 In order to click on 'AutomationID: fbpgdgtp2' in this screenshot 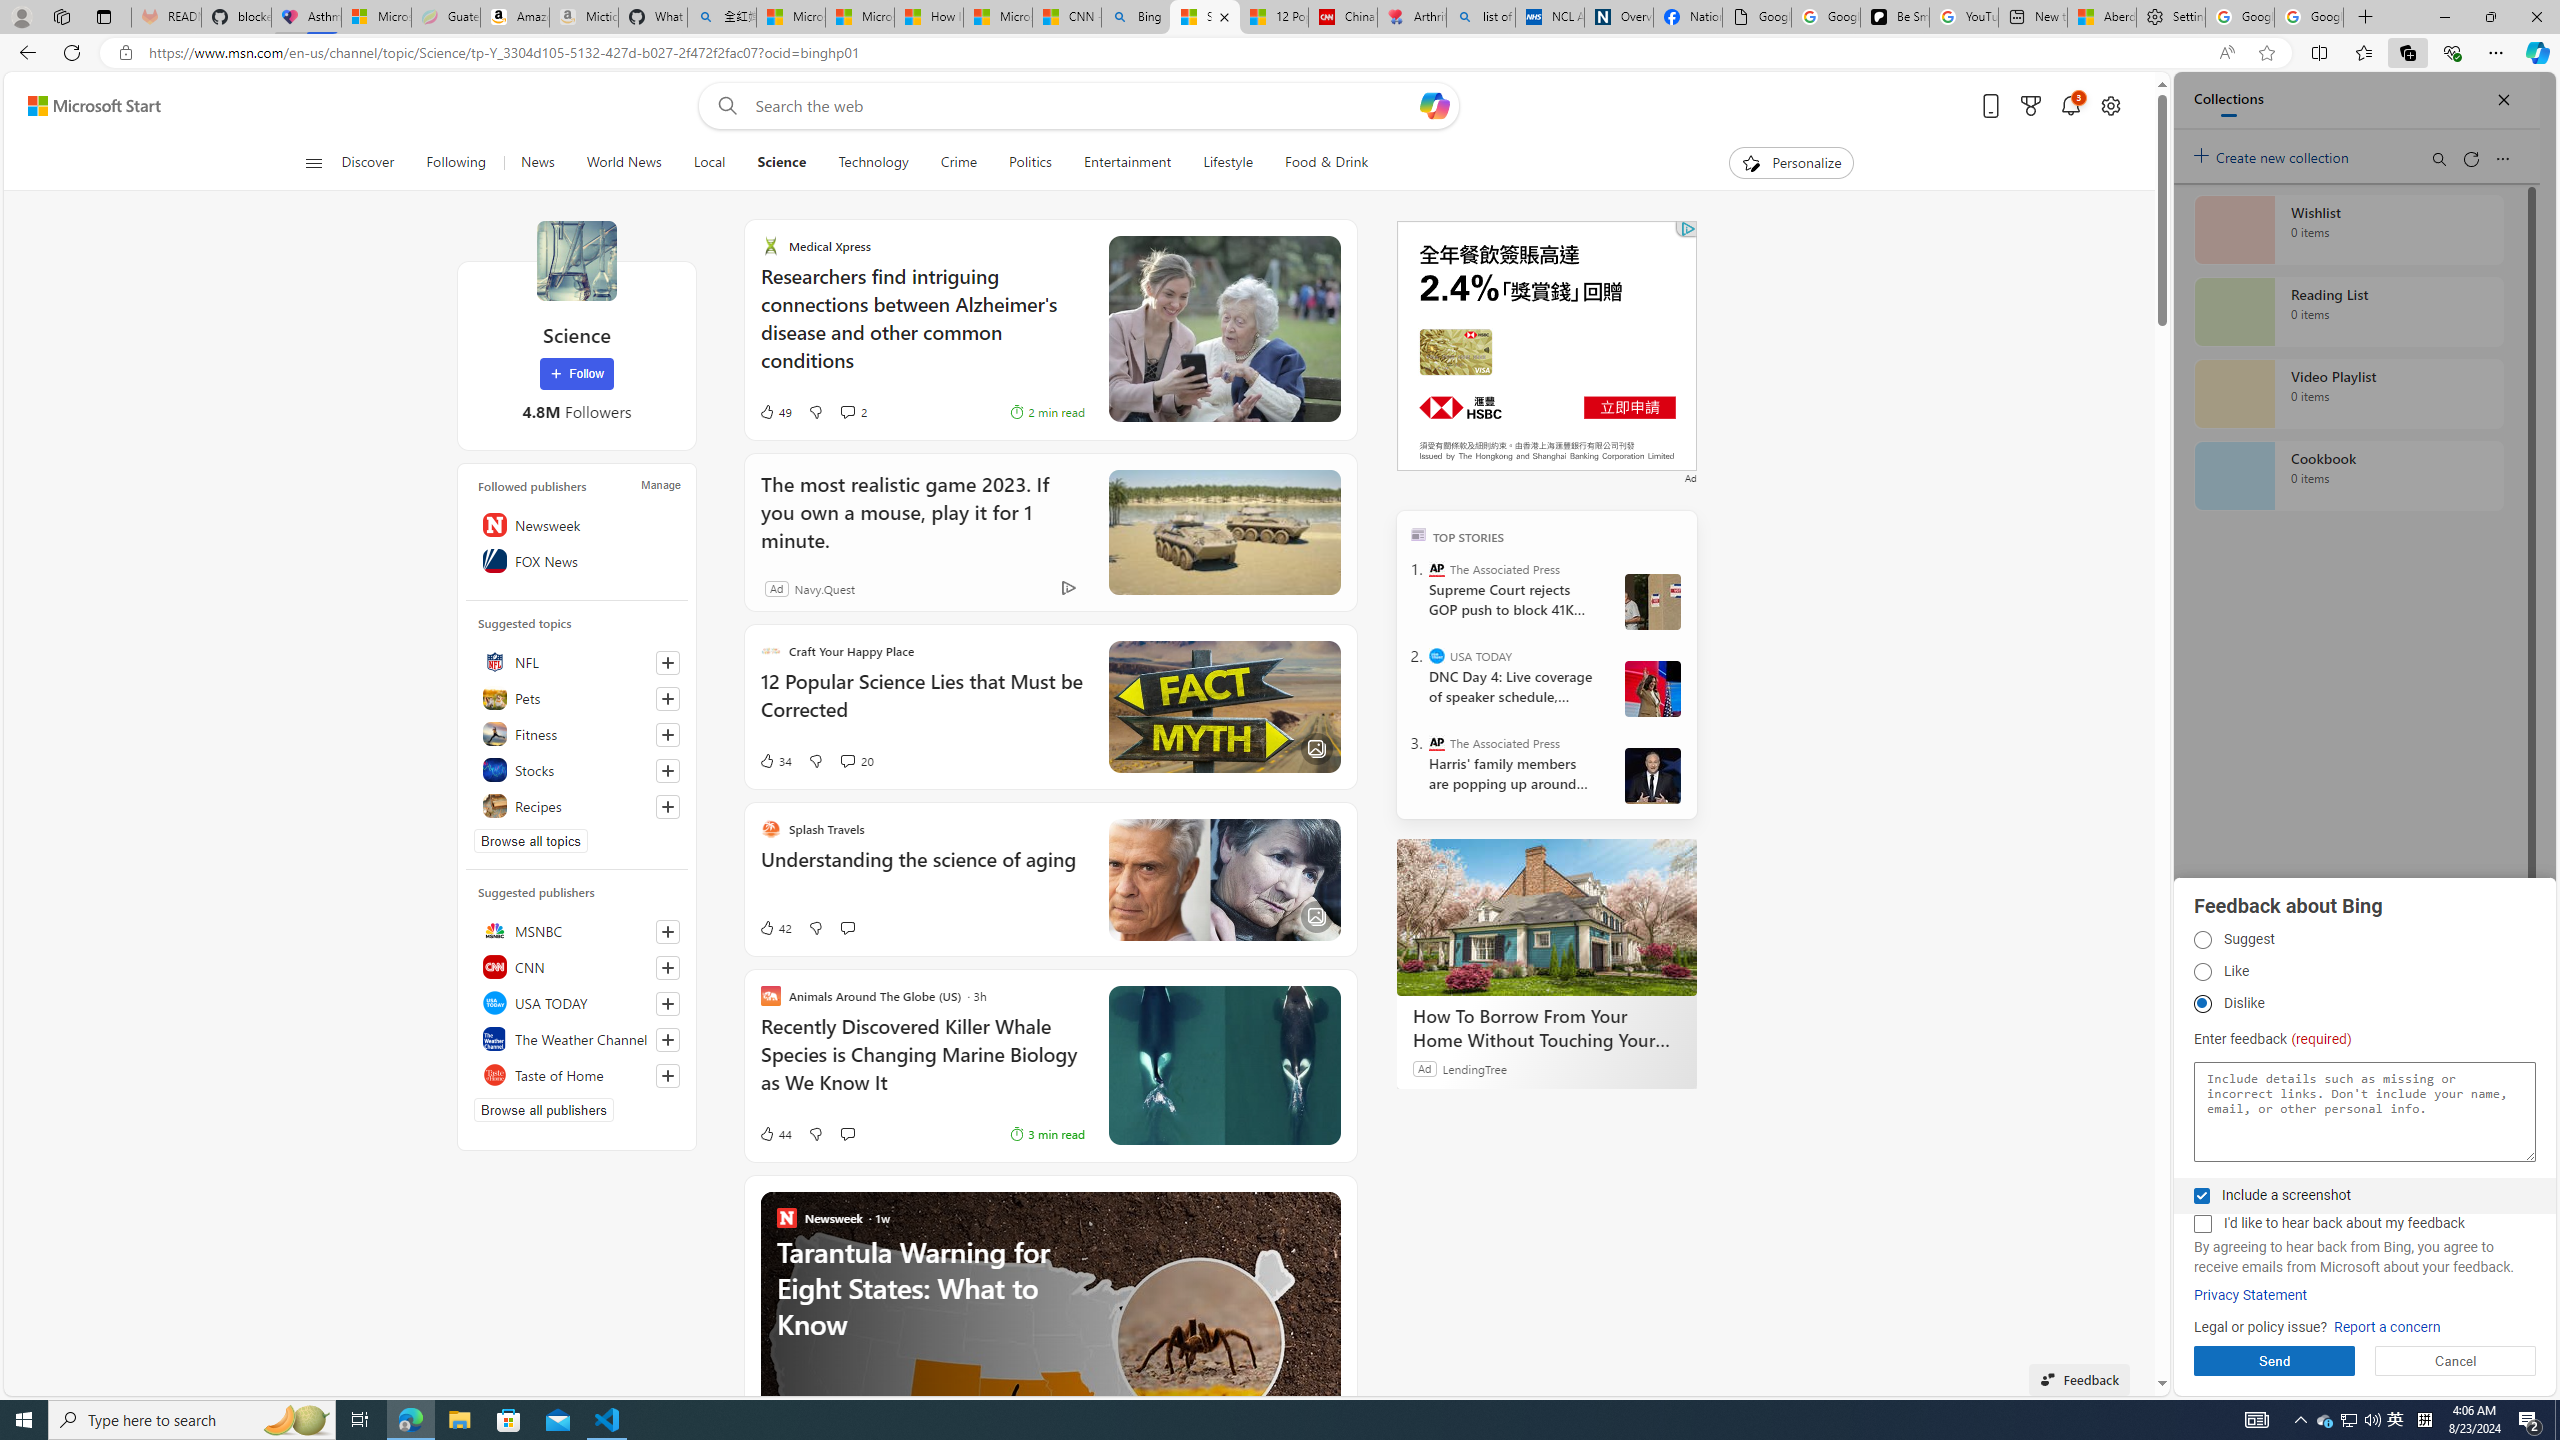, I will do `click(2201, 972)`.